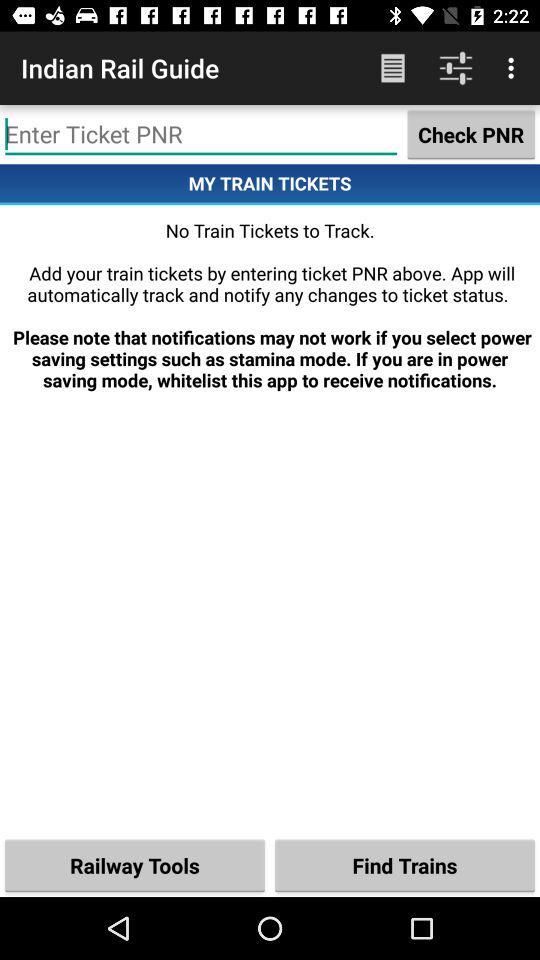 This screenshot has width=540, height=960. I want to click on the item below no train tickets, so click(405, 864).